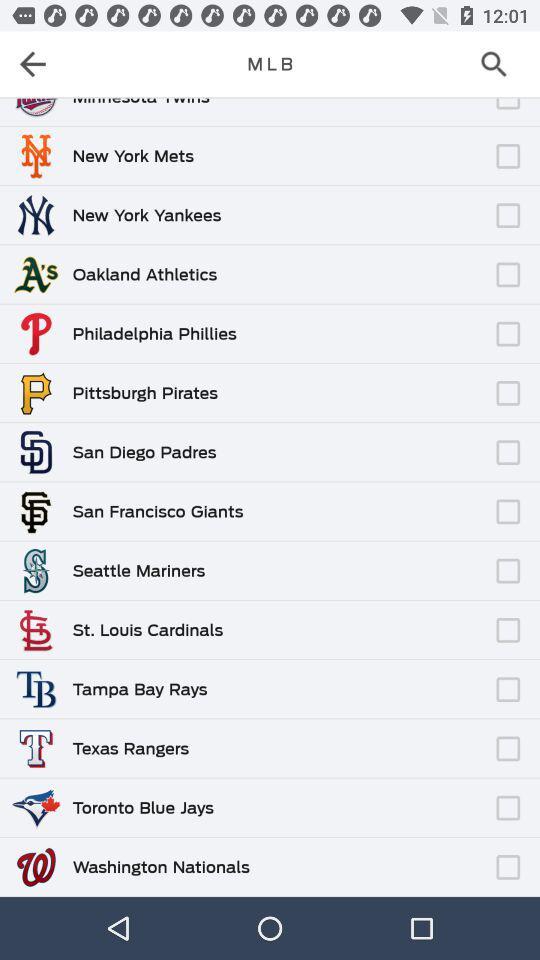 The width and height of the screenshot is (540, 960). What do you see at coordinates (130, 747) in the screenshot?
I see `texas rangers item` at bounding box center [130, 747].